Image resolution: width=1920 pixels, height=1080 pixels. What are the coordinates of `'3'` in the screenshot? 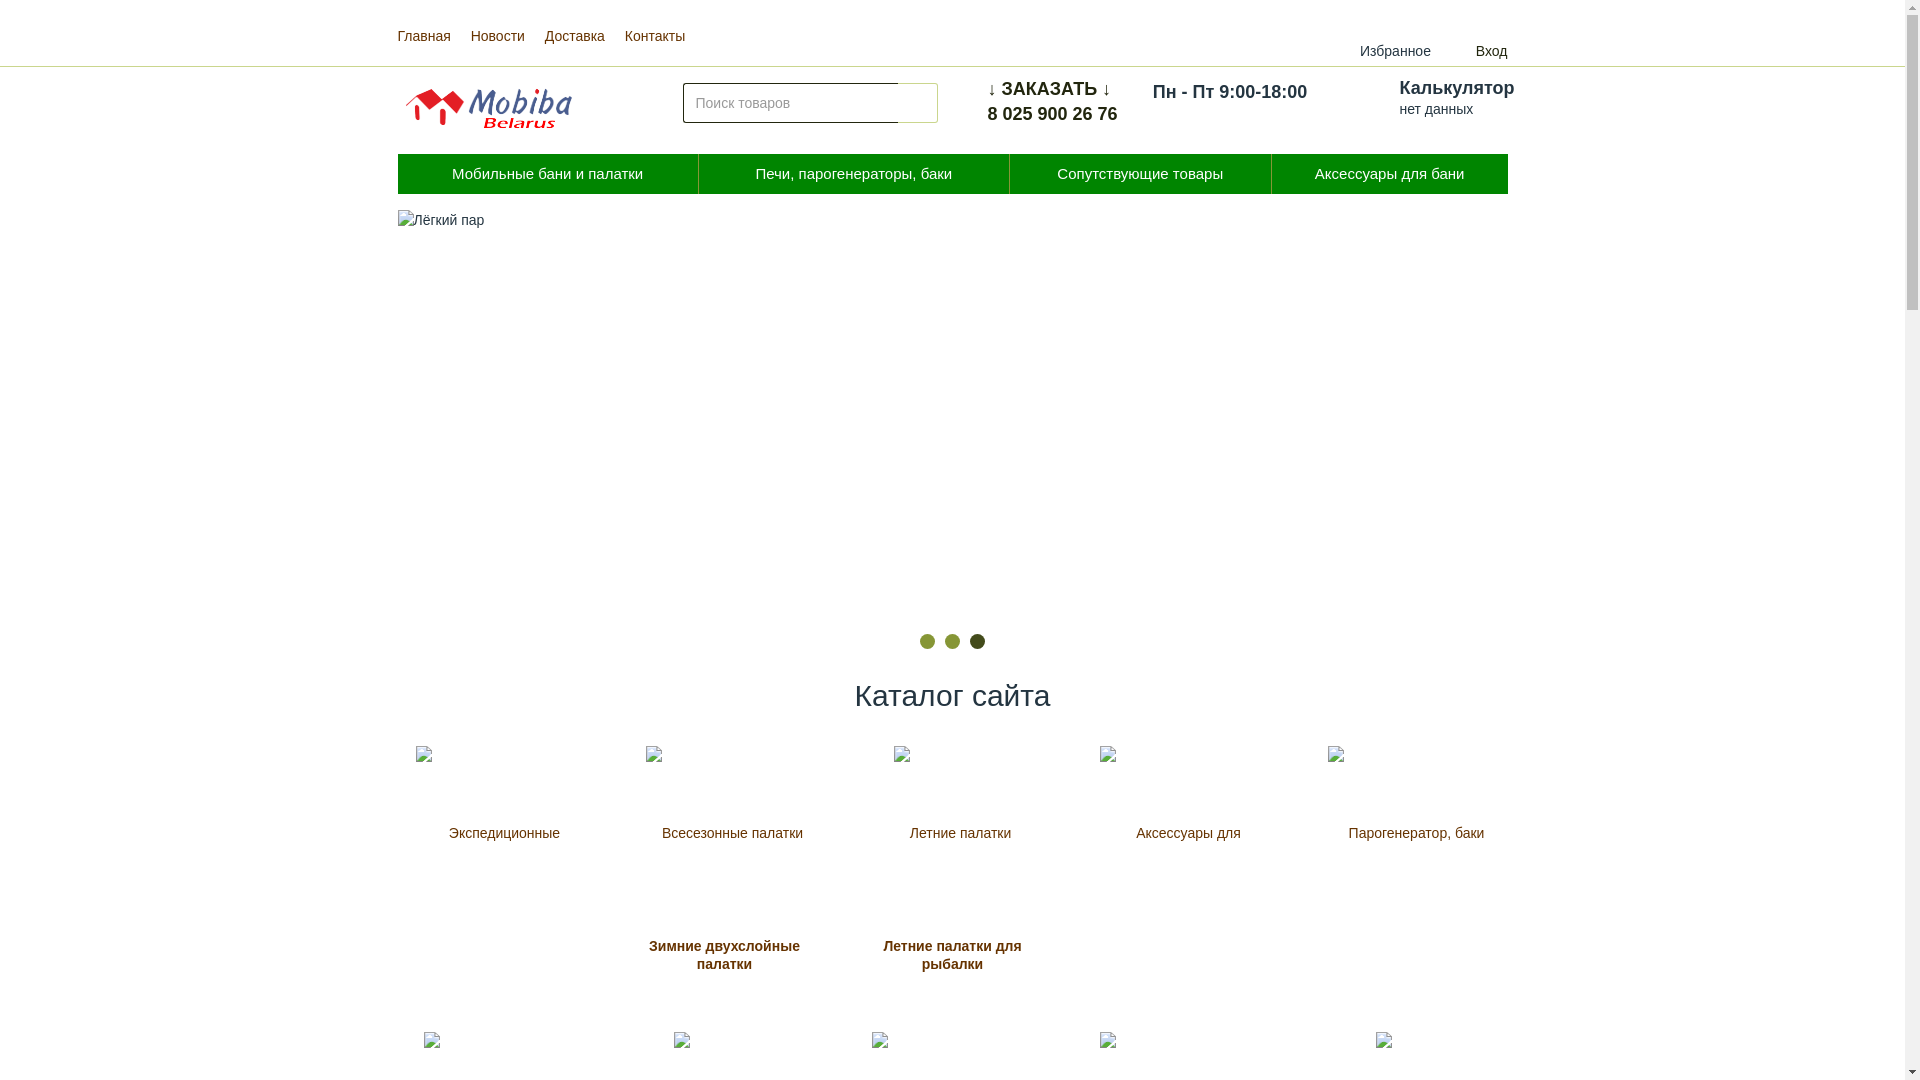 It's located at (969, 641).